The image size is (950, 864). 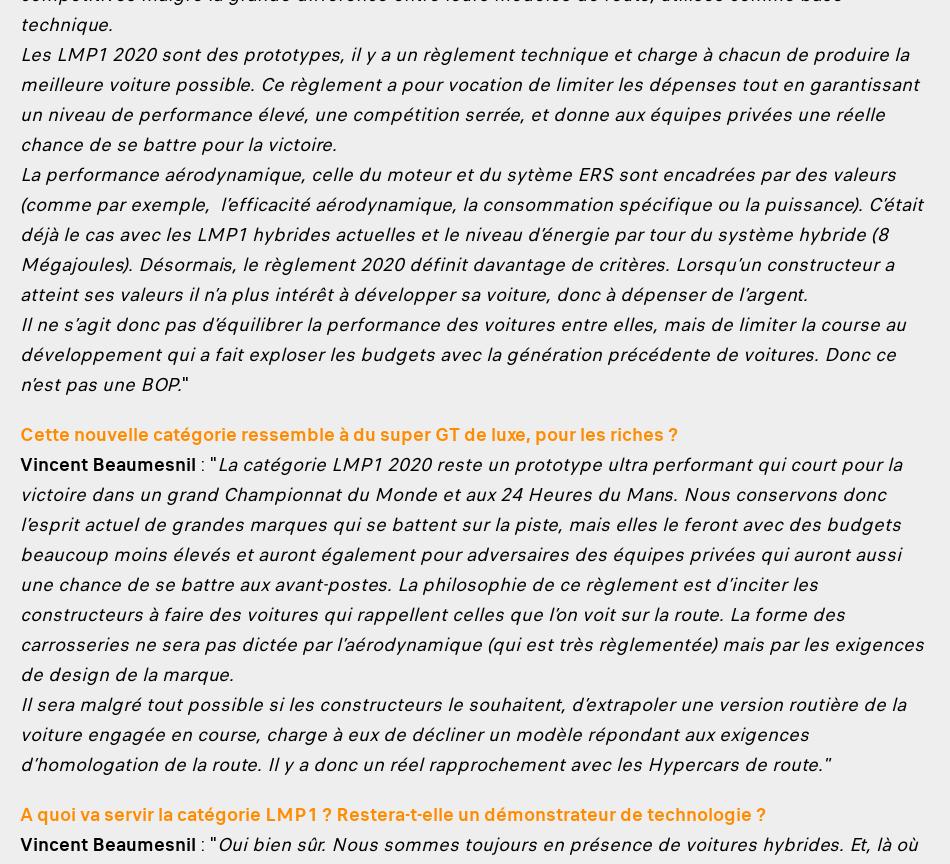 I want to click on 'Il ne s’agit donc pas d’équilibrer la performance des voitures entre elles, mais de limiter la course au développement qui a fait exploser les budgets avec la génération précédente de voitures. Donc ce n’est pas une BOP.', so click(x=462, y=353).